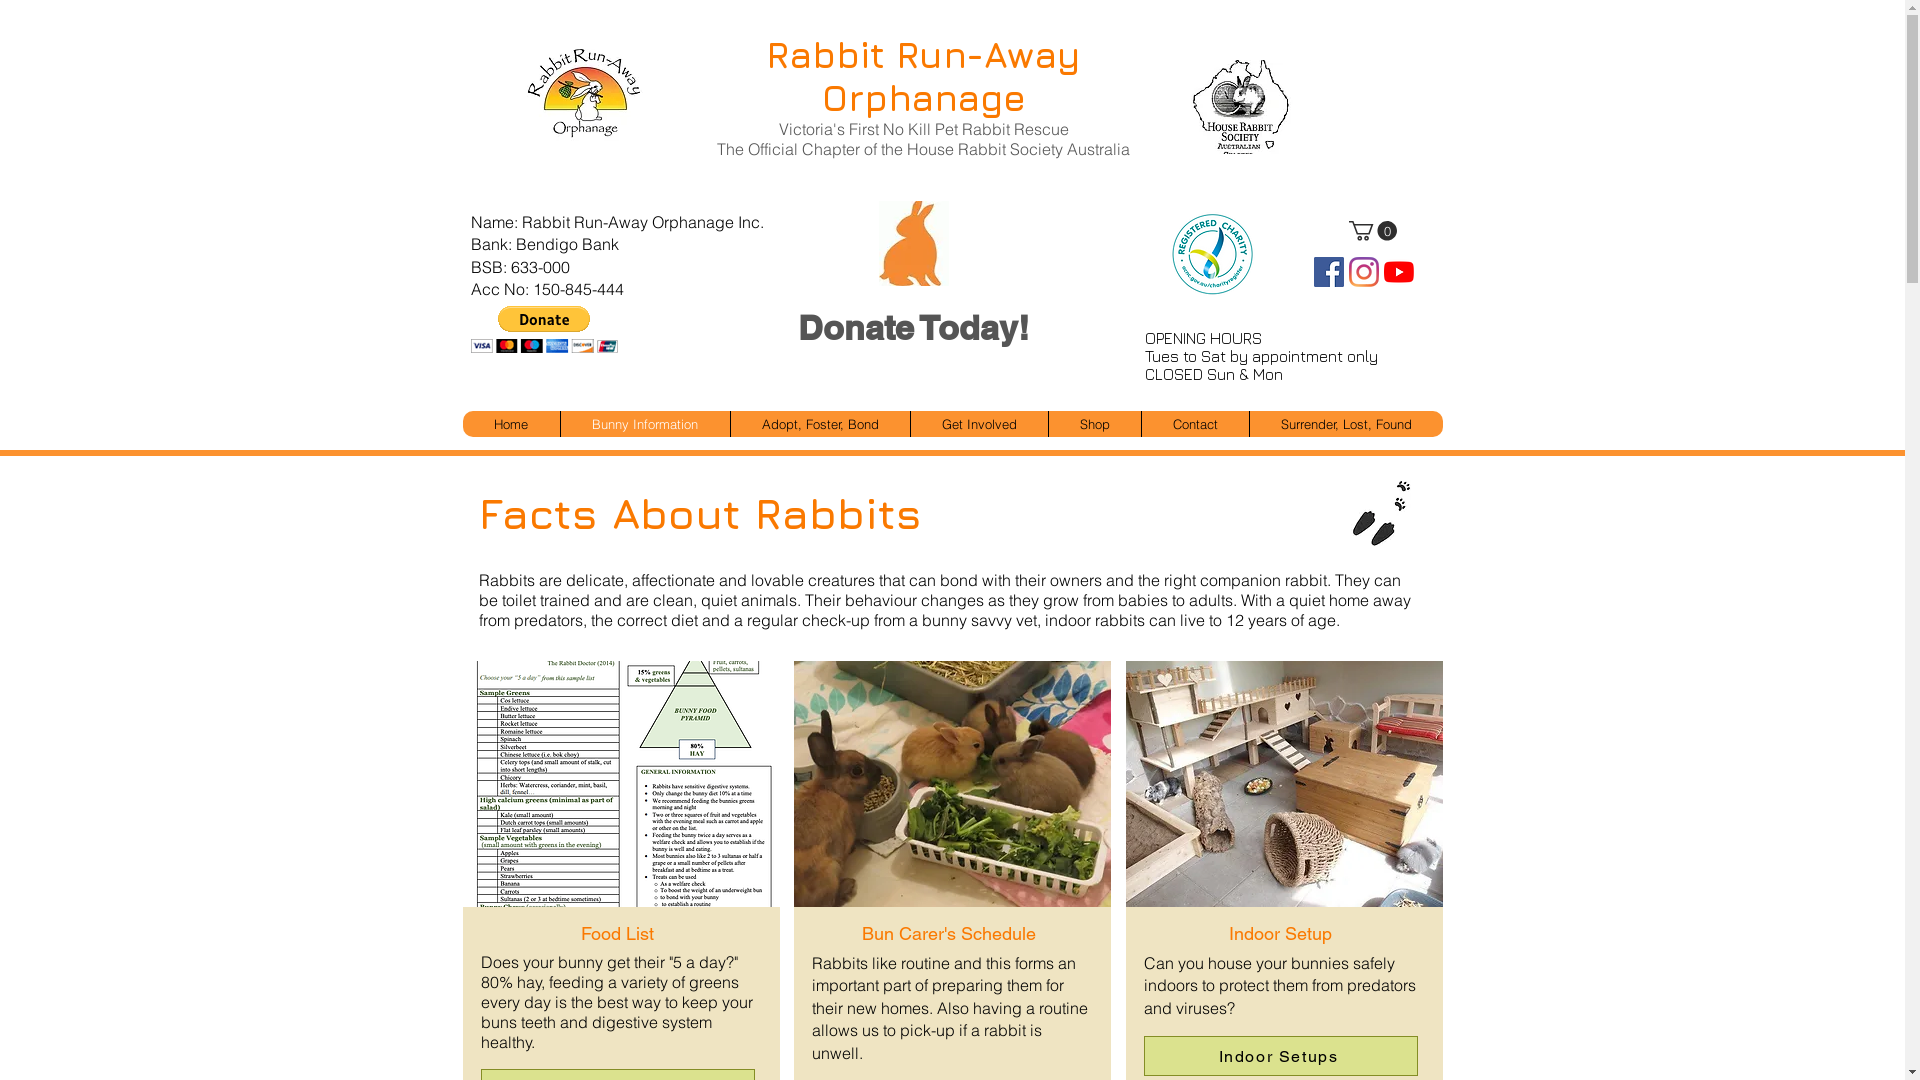 Image resolution: width=1920 pixels, height=1080 pixels. I want to click on 'RRO Logo New.jpg', so click(513, 93).